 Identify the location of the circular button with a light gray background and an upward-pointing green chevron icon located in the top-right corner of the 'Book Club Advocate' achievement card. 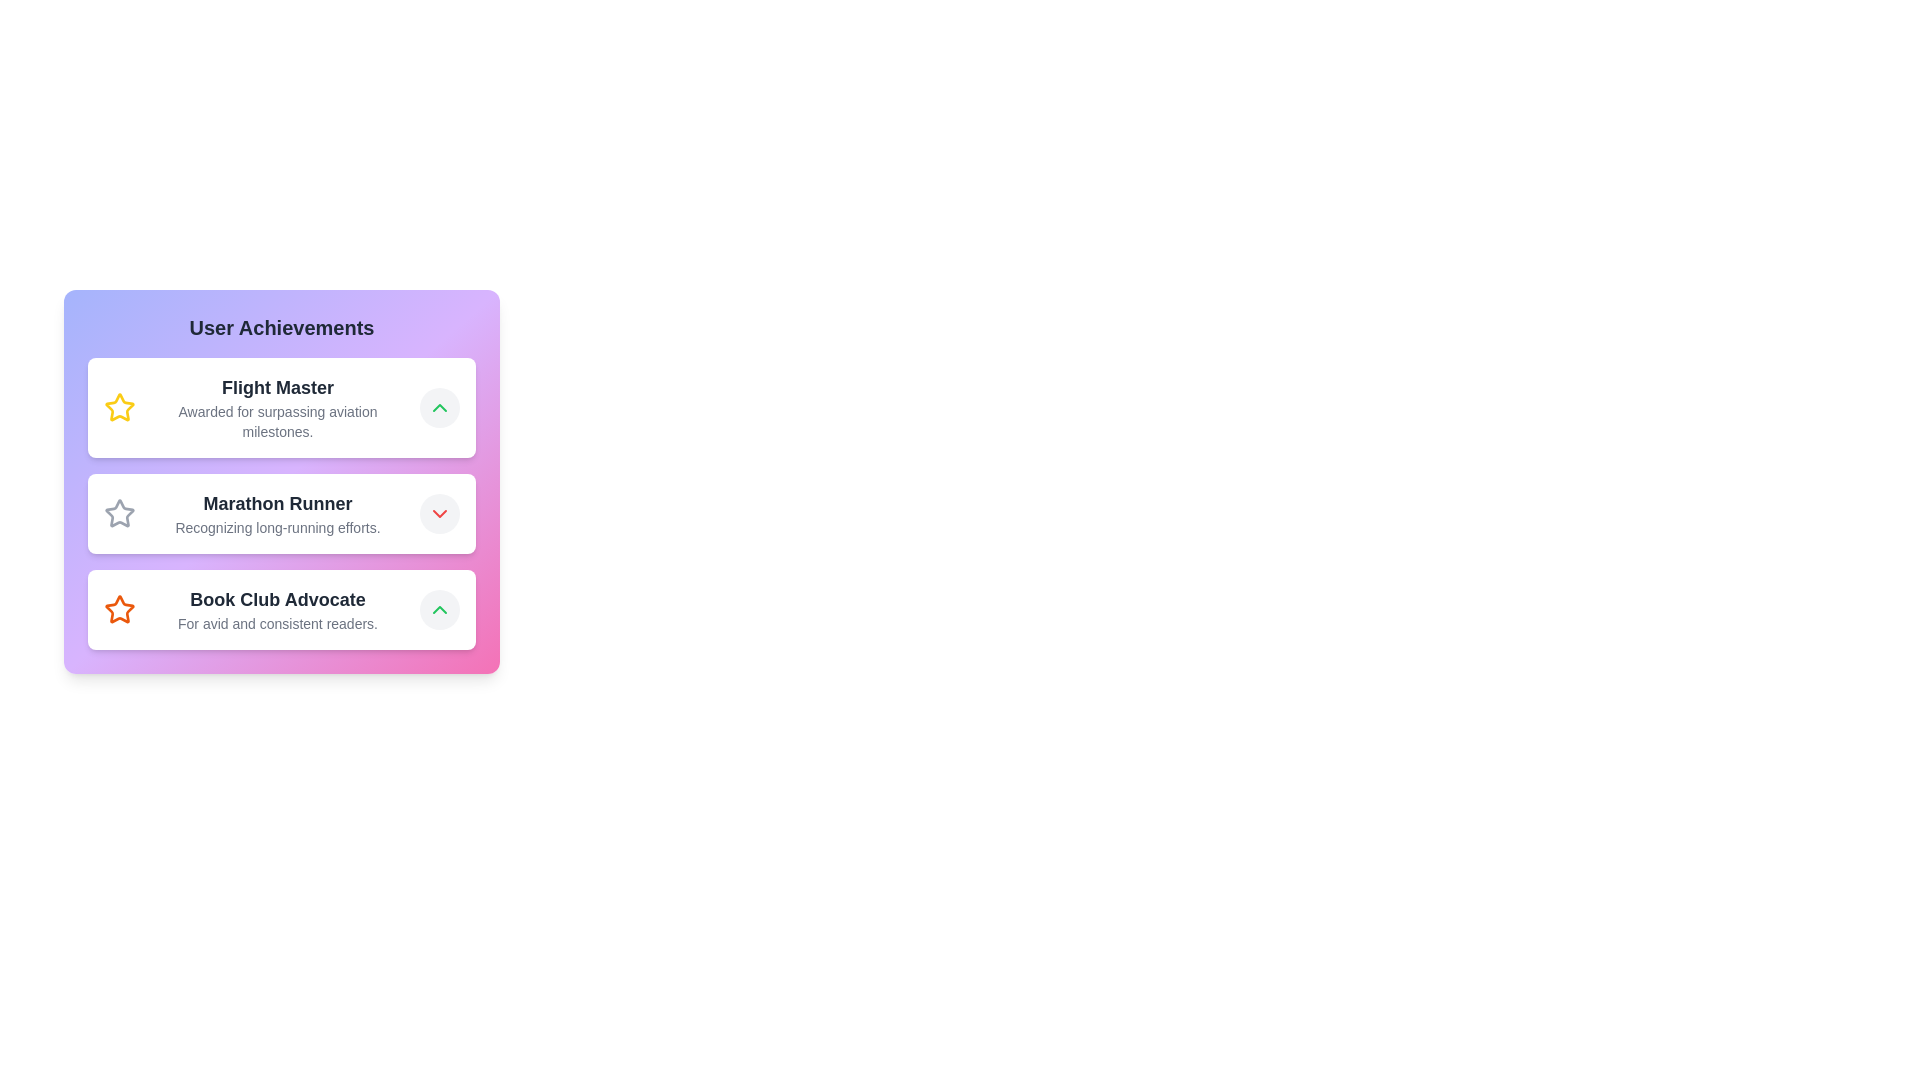
(439, 608).